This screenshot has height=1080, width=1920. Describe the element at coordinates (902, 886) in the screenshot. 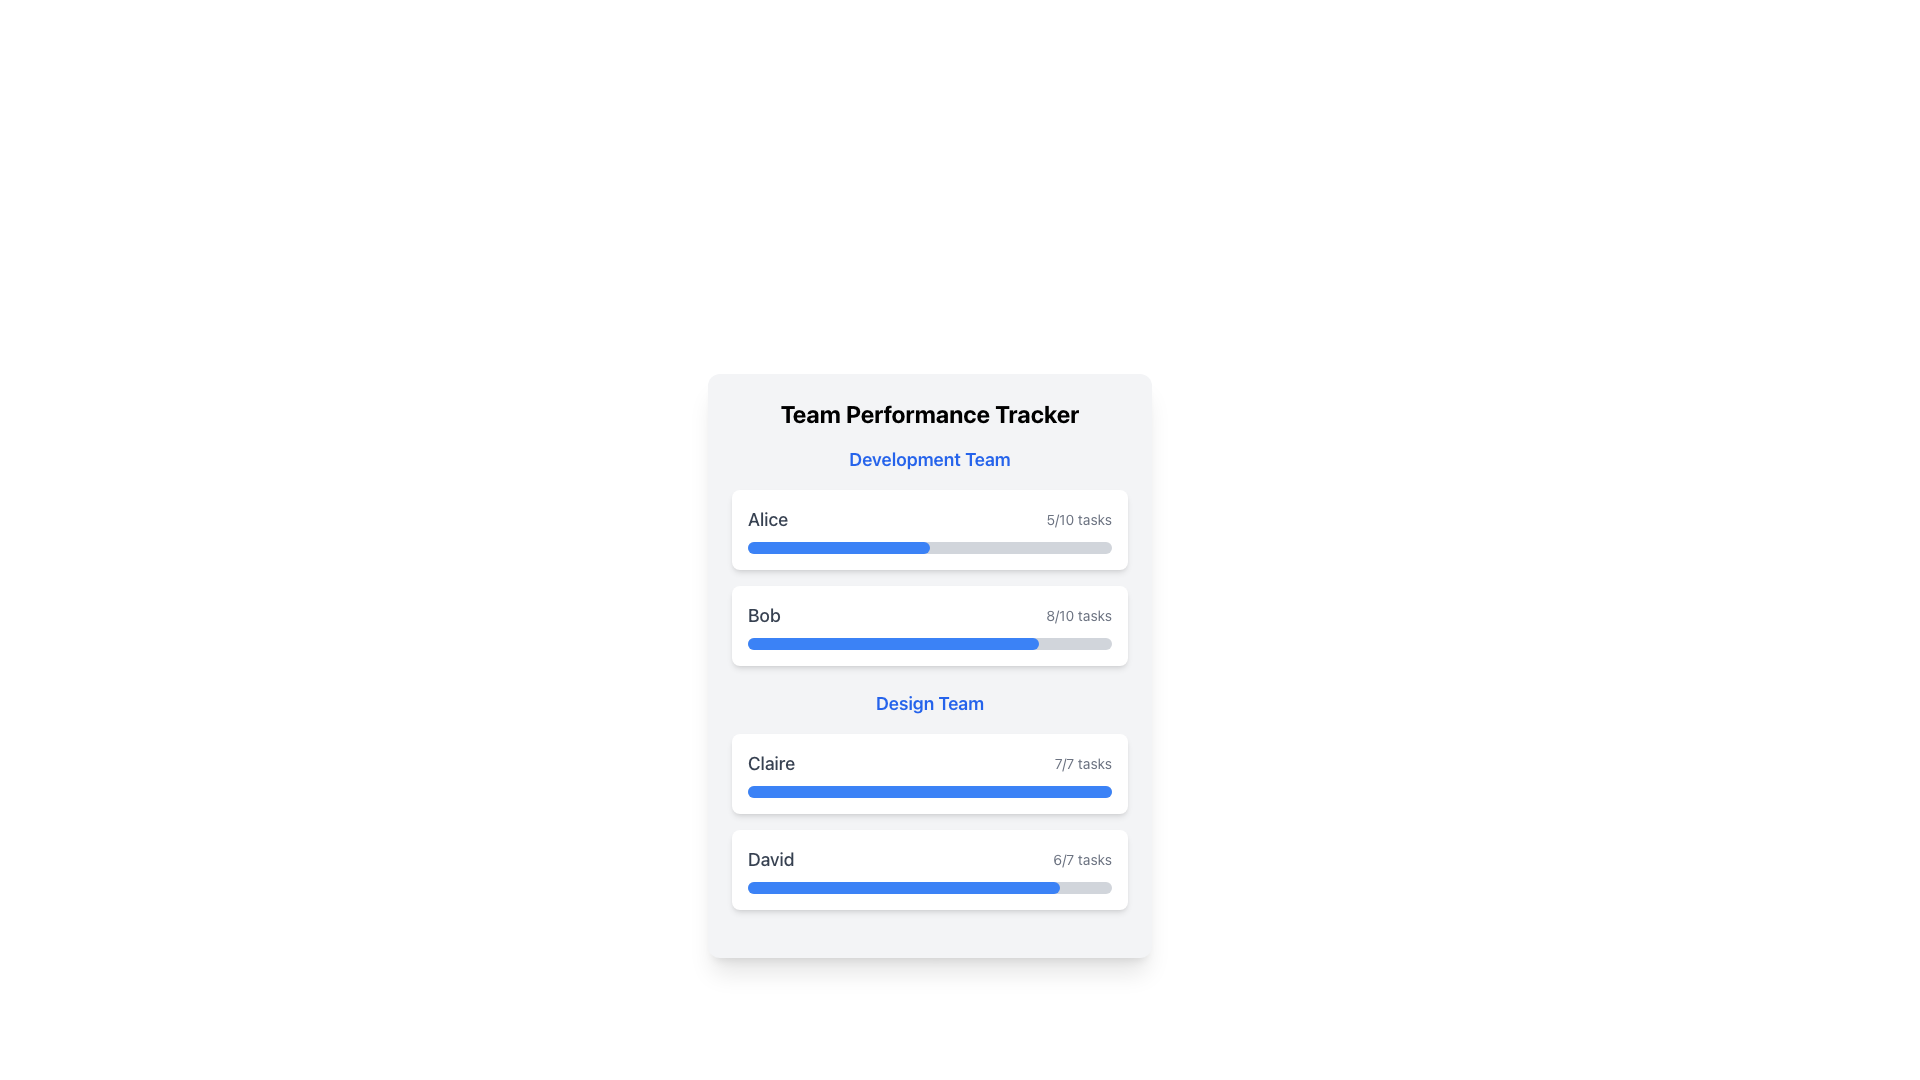

I see `the progress bar representing completion of 6 out of 7 tasks under the 'David' user entry in the 'Design Team' section` at that location.